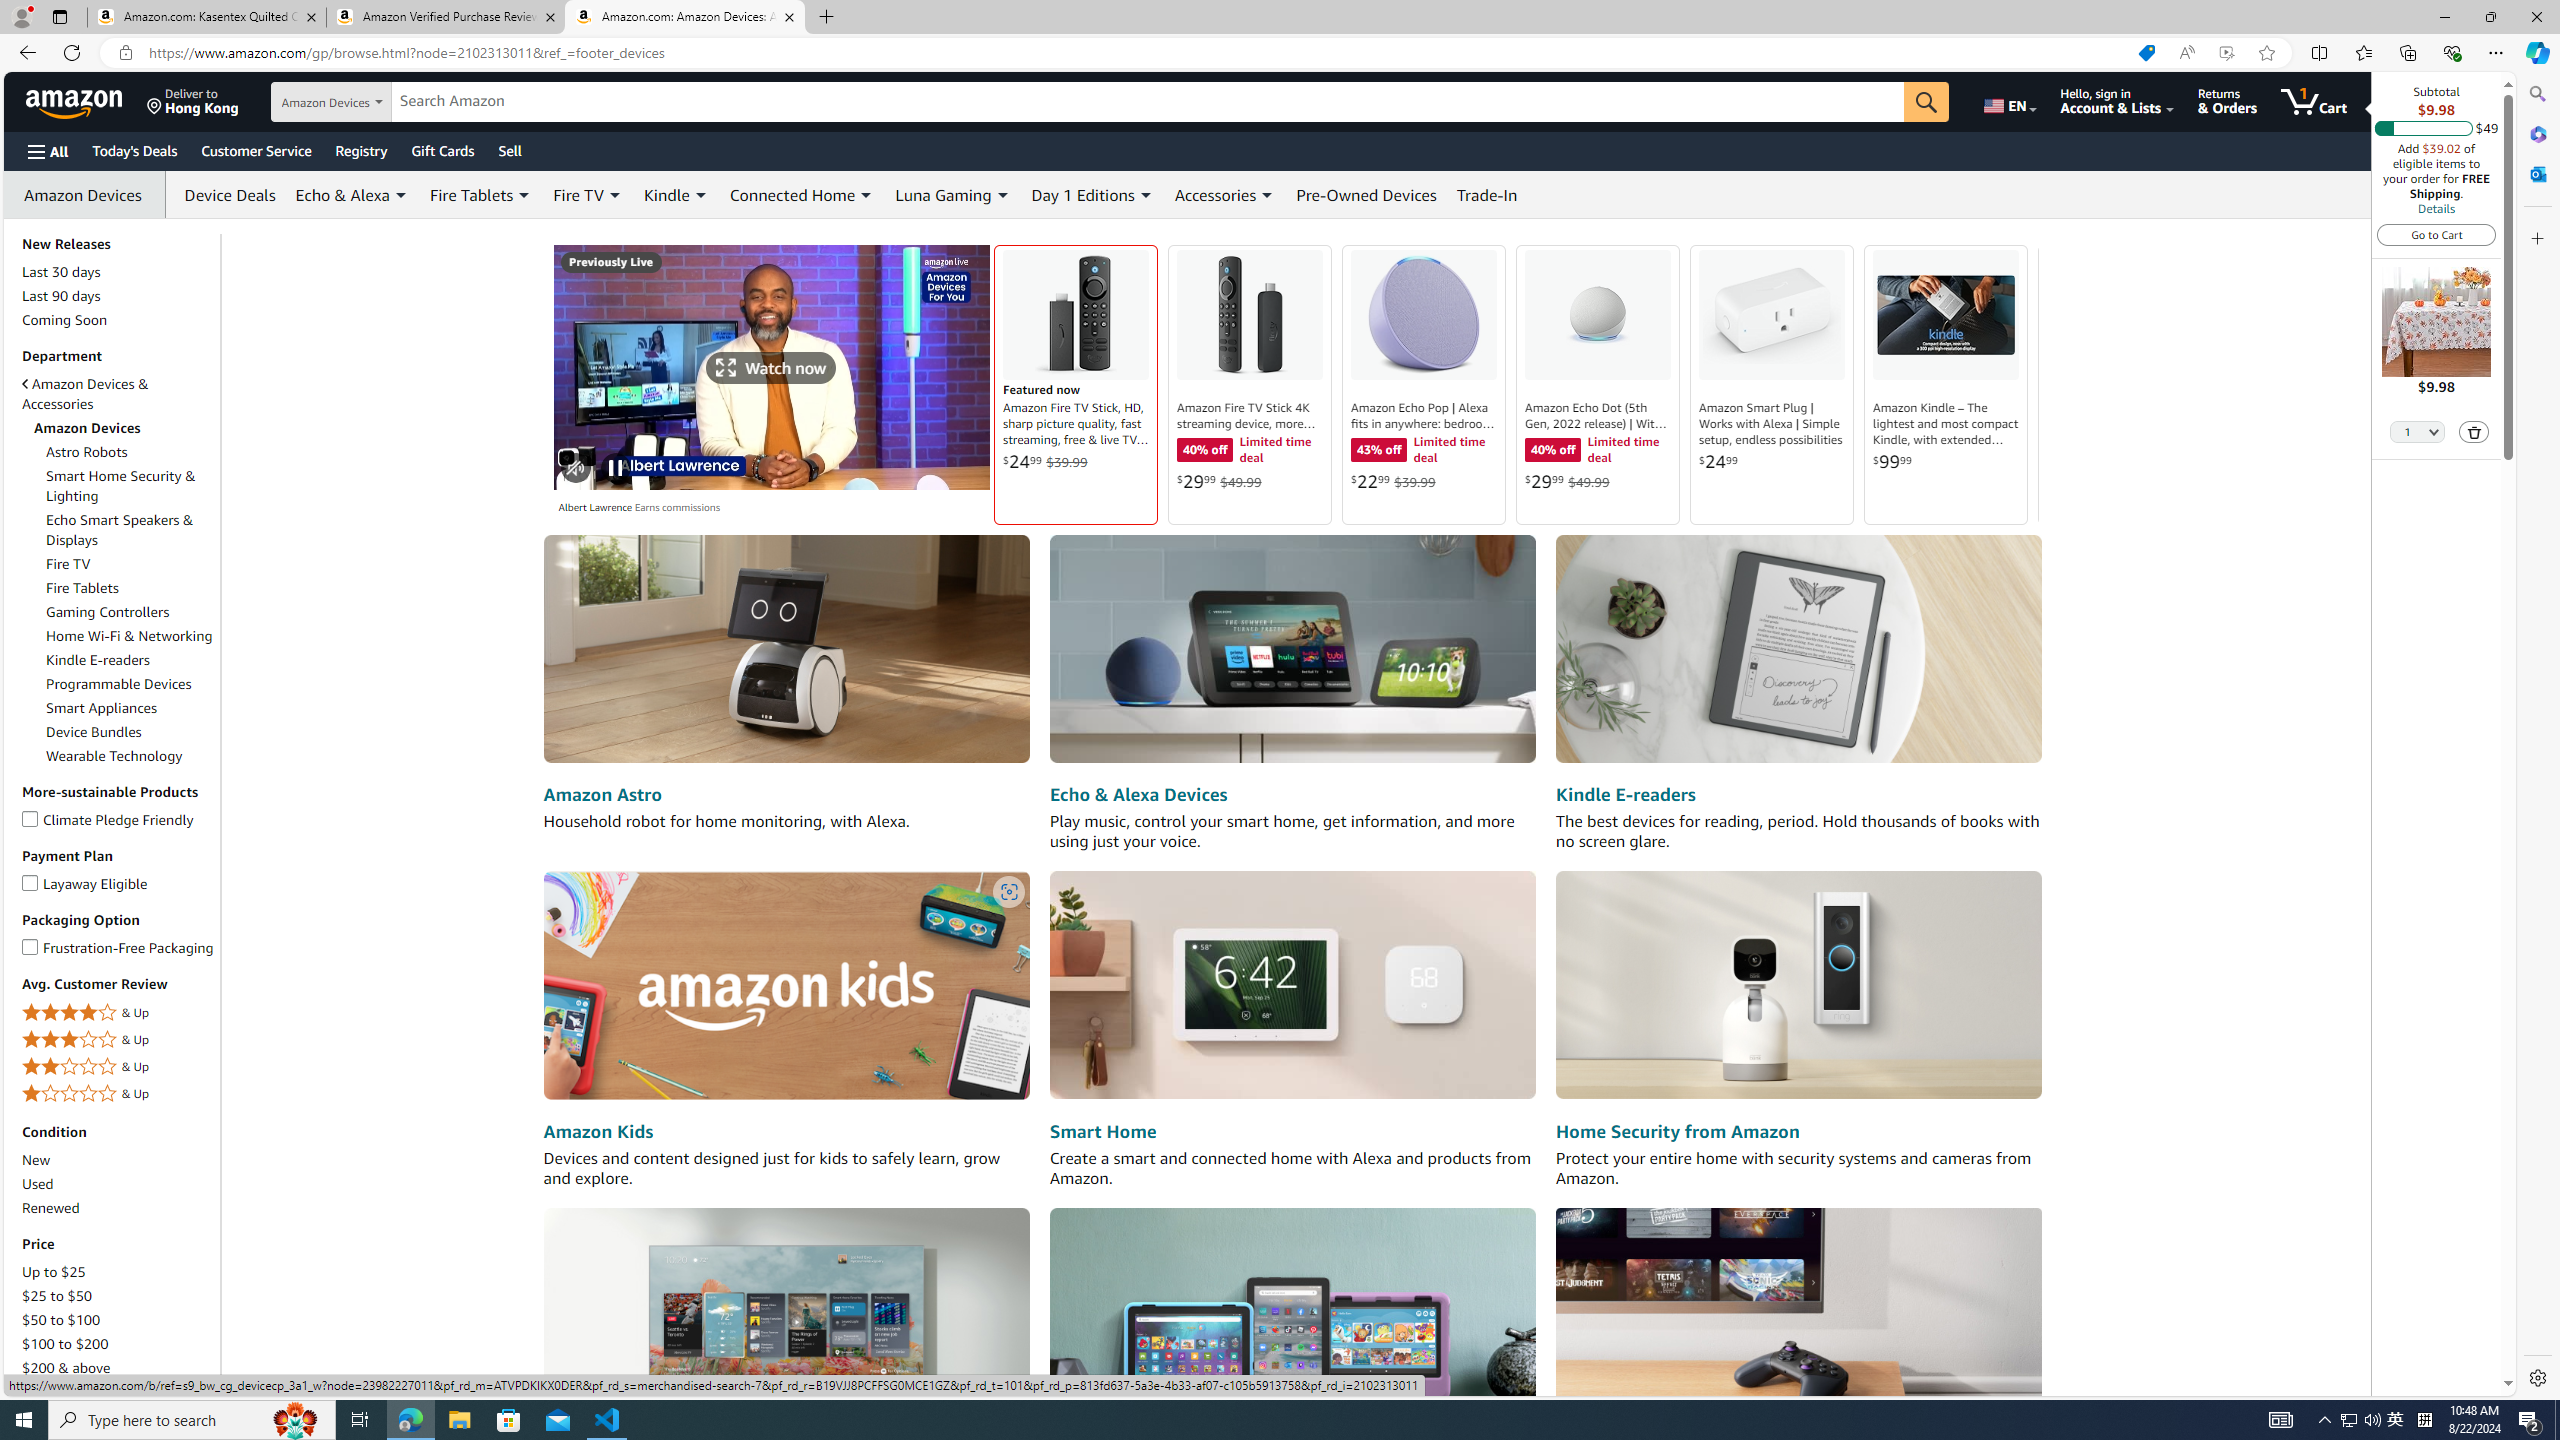 This screenshot has width=2560, height=1440. Describe the element at coordinates (118, 945) in the screenshot. I see `'Frustration-Free Packaging Frustration-Free Packaging'` at that location.